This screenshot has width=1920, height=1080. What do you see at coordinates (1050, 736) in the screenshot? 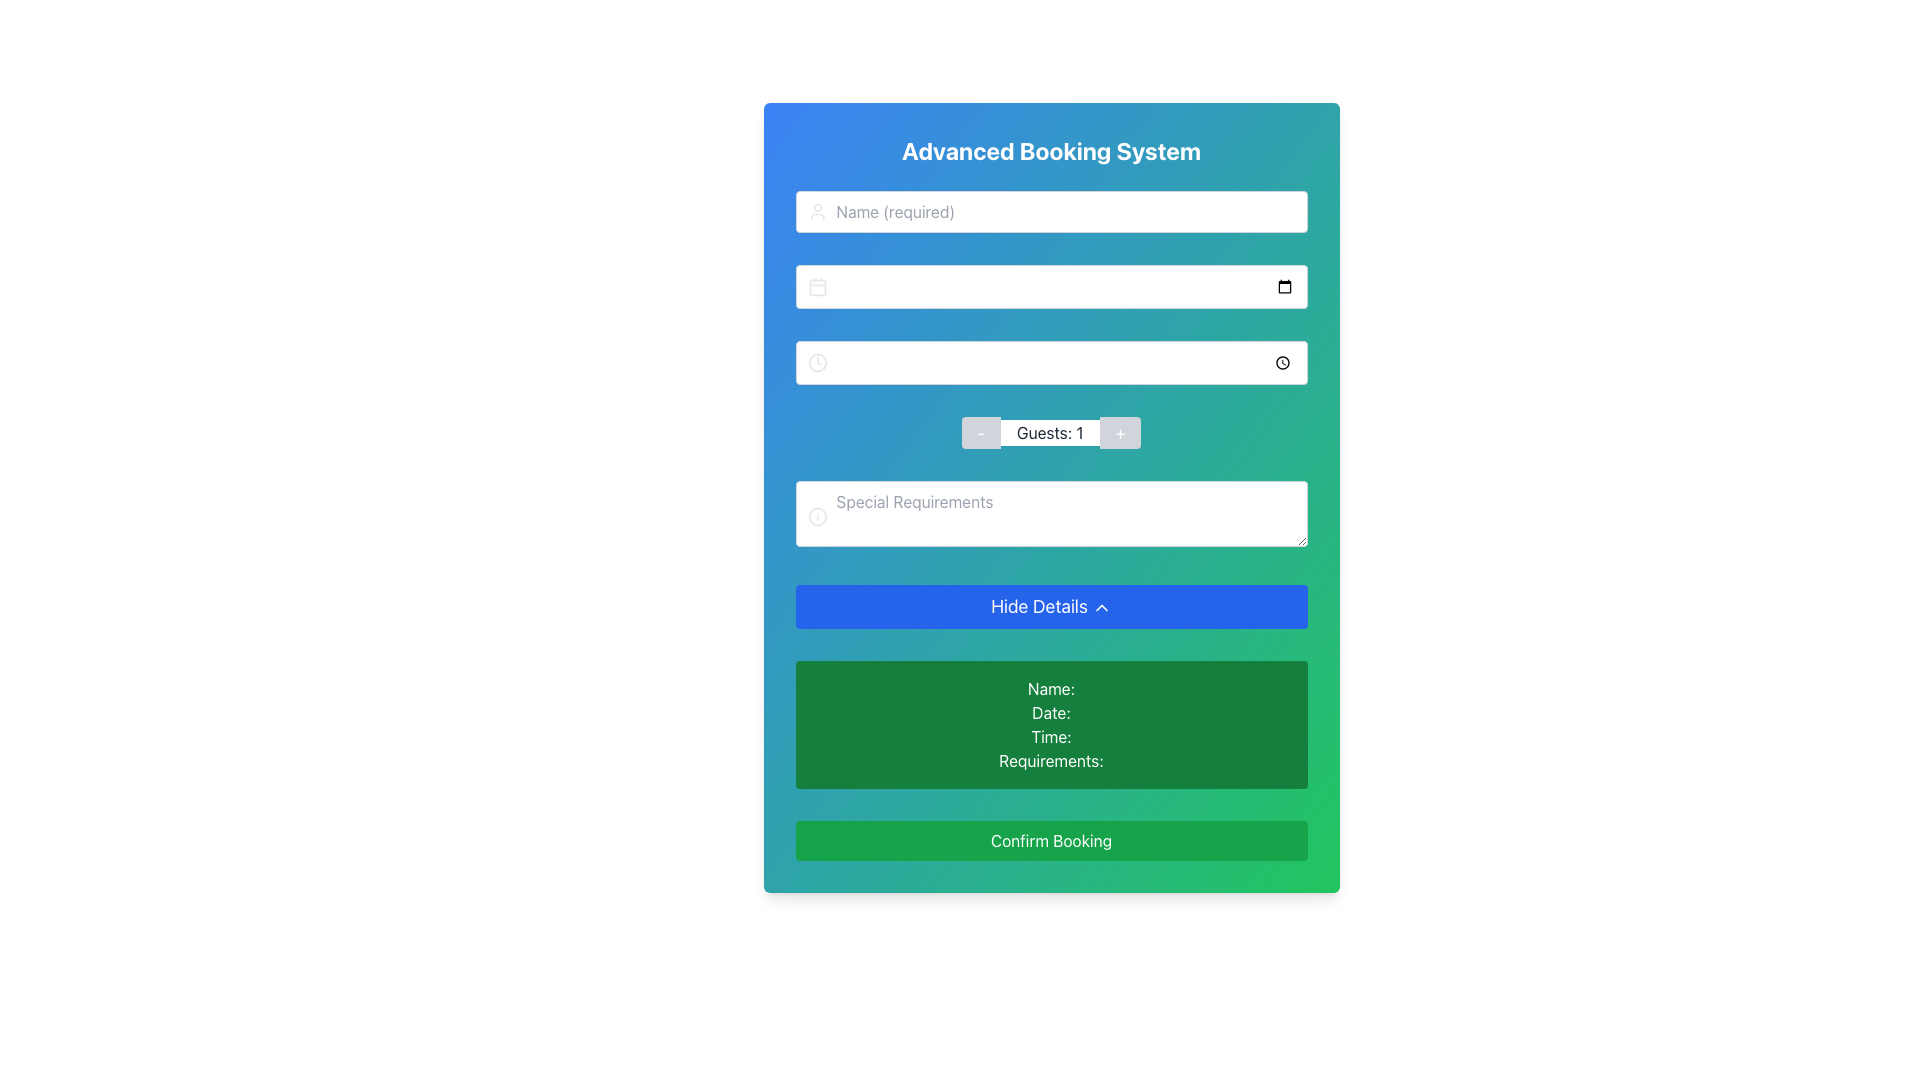
I see `the 'Time:' label which indicates the section related to time in the booking form, positioned between 'Date:' and 'Requirements:' labels` at bounding box center [1050, 736].